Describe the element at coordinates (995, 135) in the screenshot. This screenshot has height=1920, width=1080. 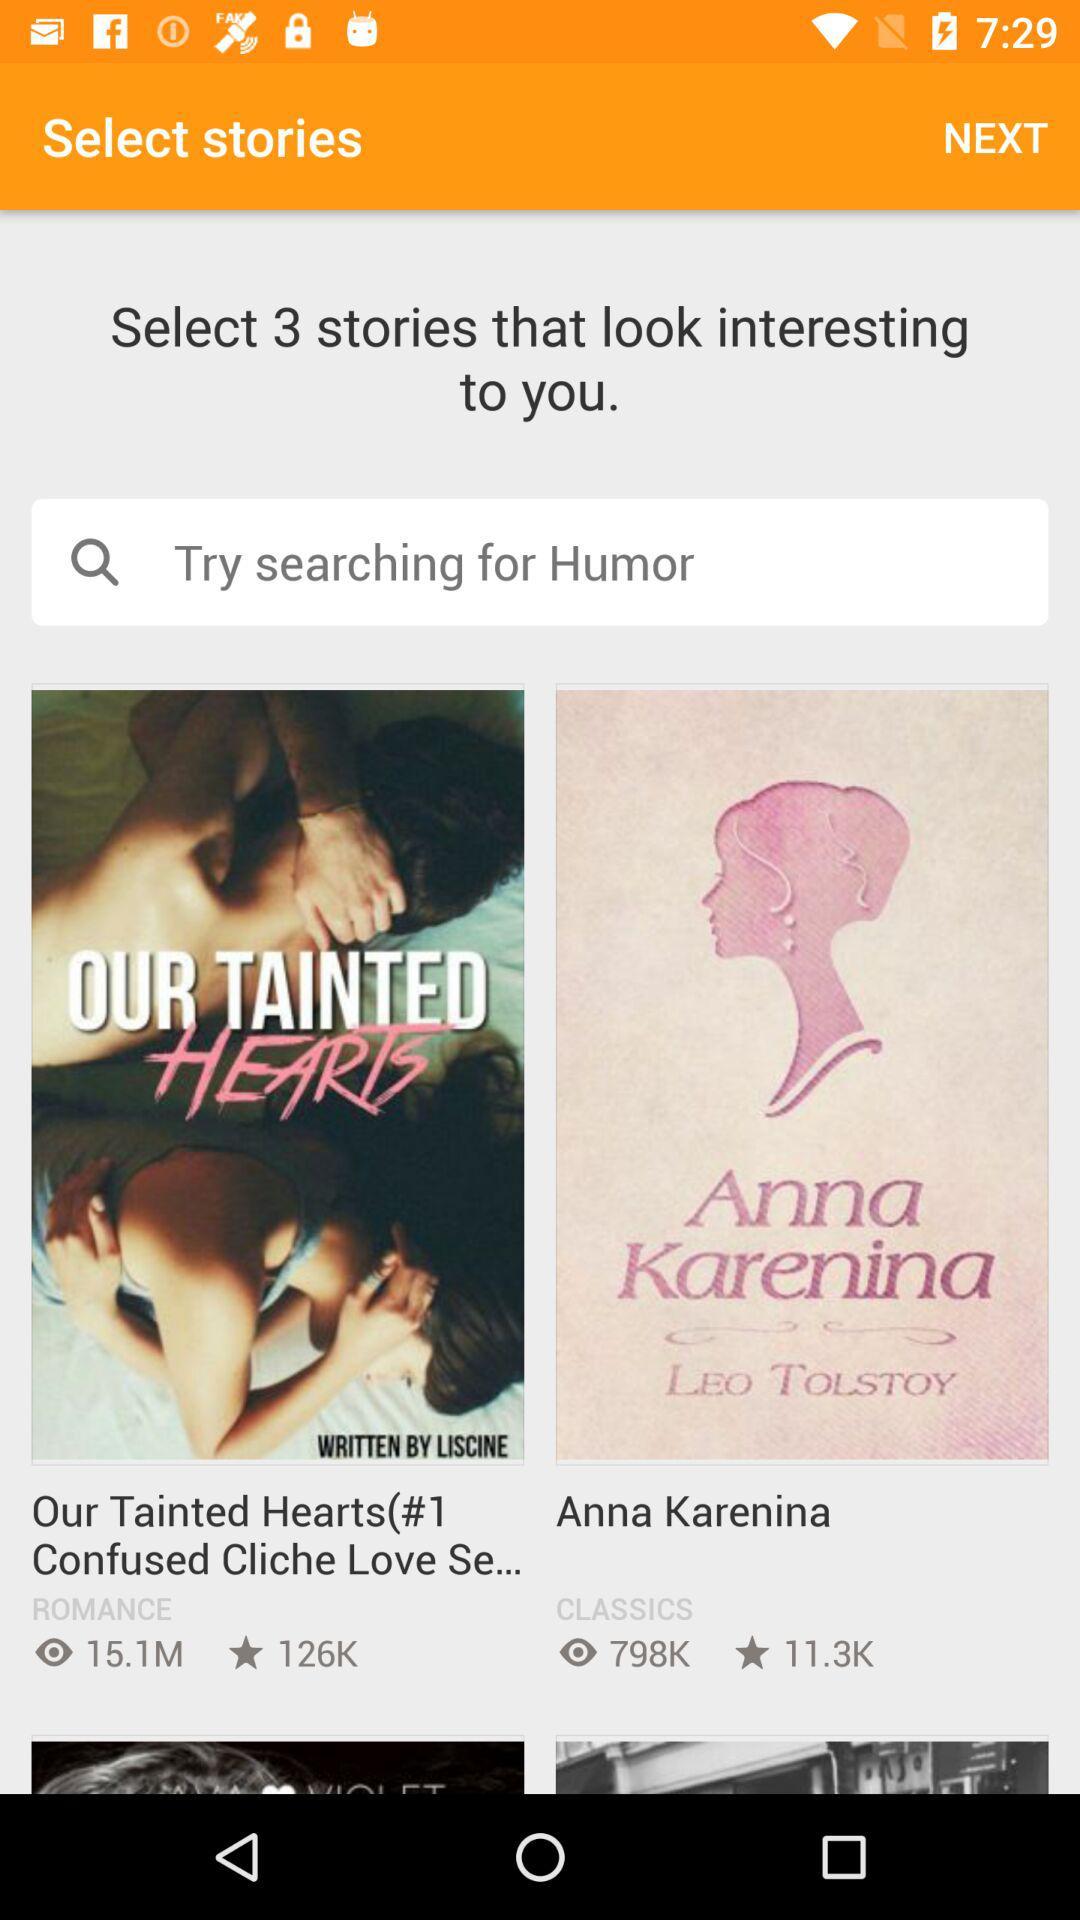
I see `the next icon` at that location.